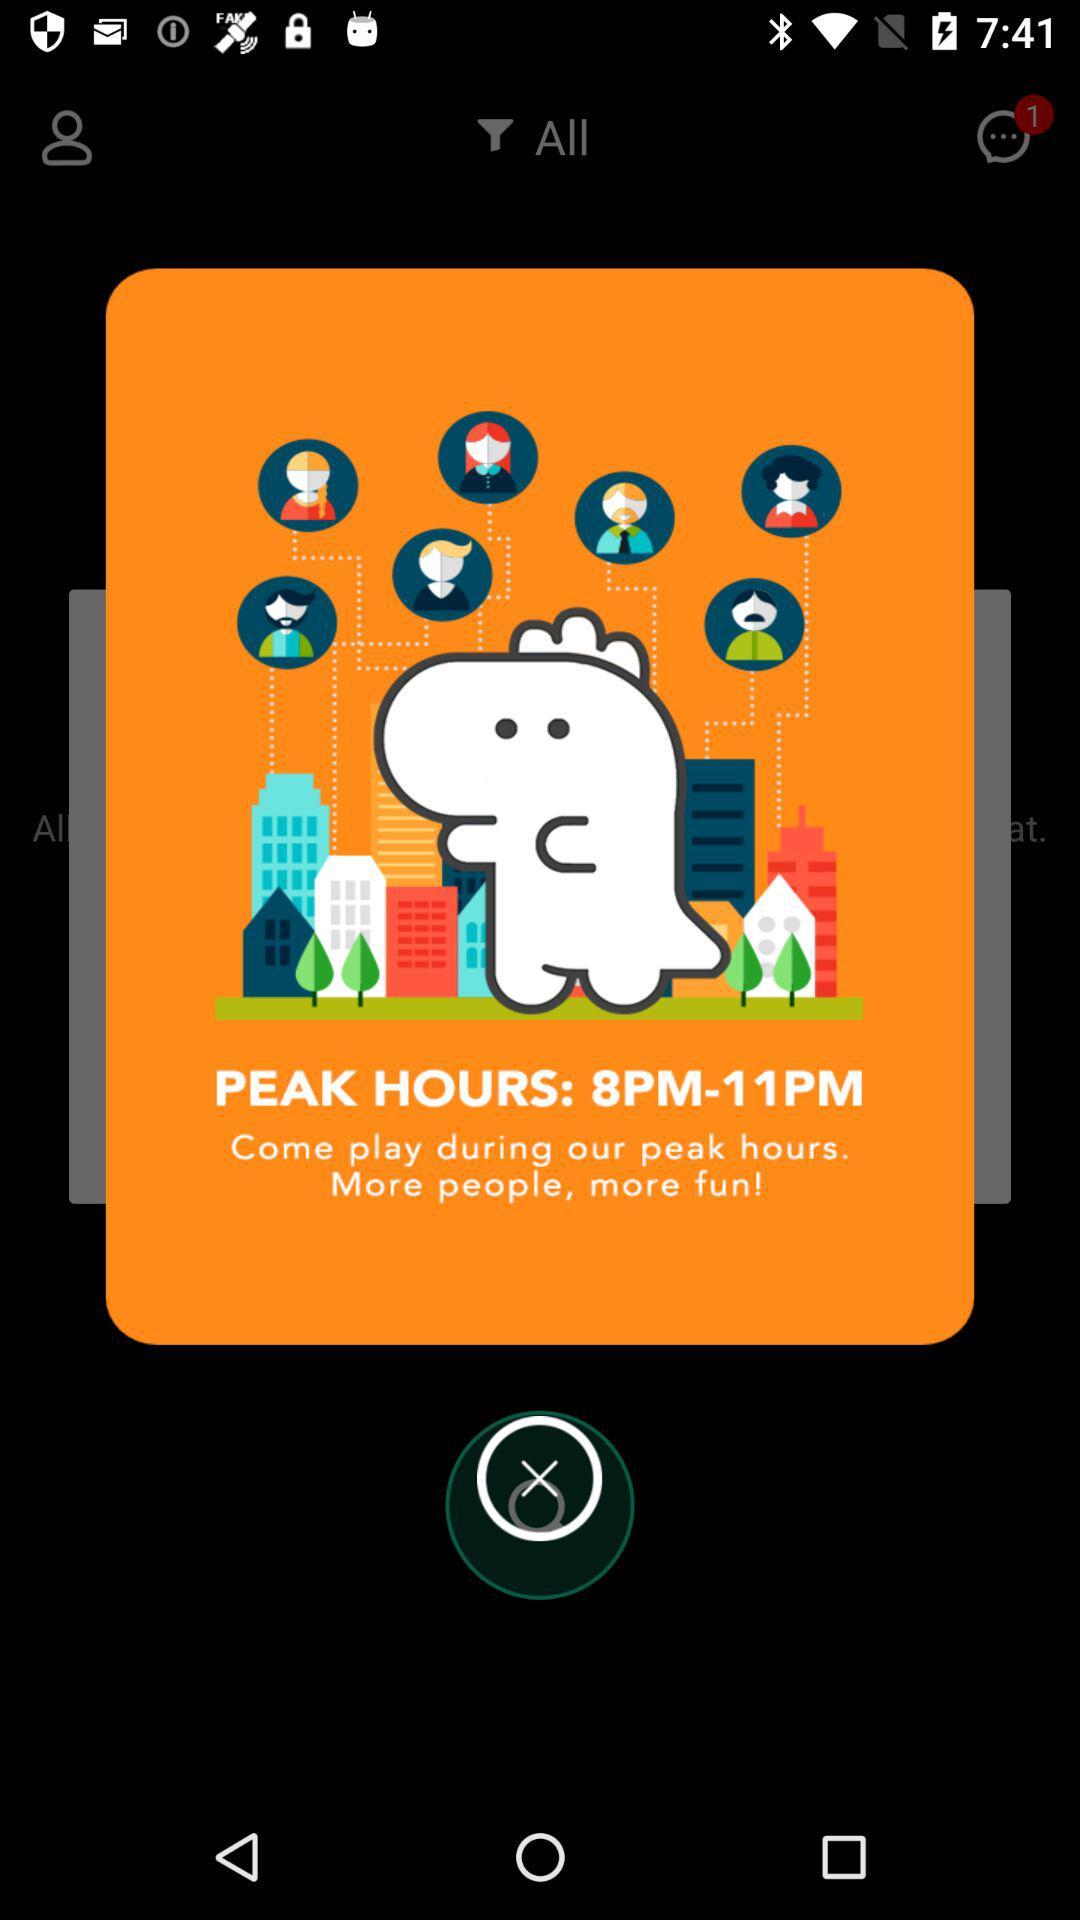 This screenshot has width=1080, height=1920. What do you see at coordinates (538, 1478) in the screenshot?
I see `button` at bounding box center [538, 1478].